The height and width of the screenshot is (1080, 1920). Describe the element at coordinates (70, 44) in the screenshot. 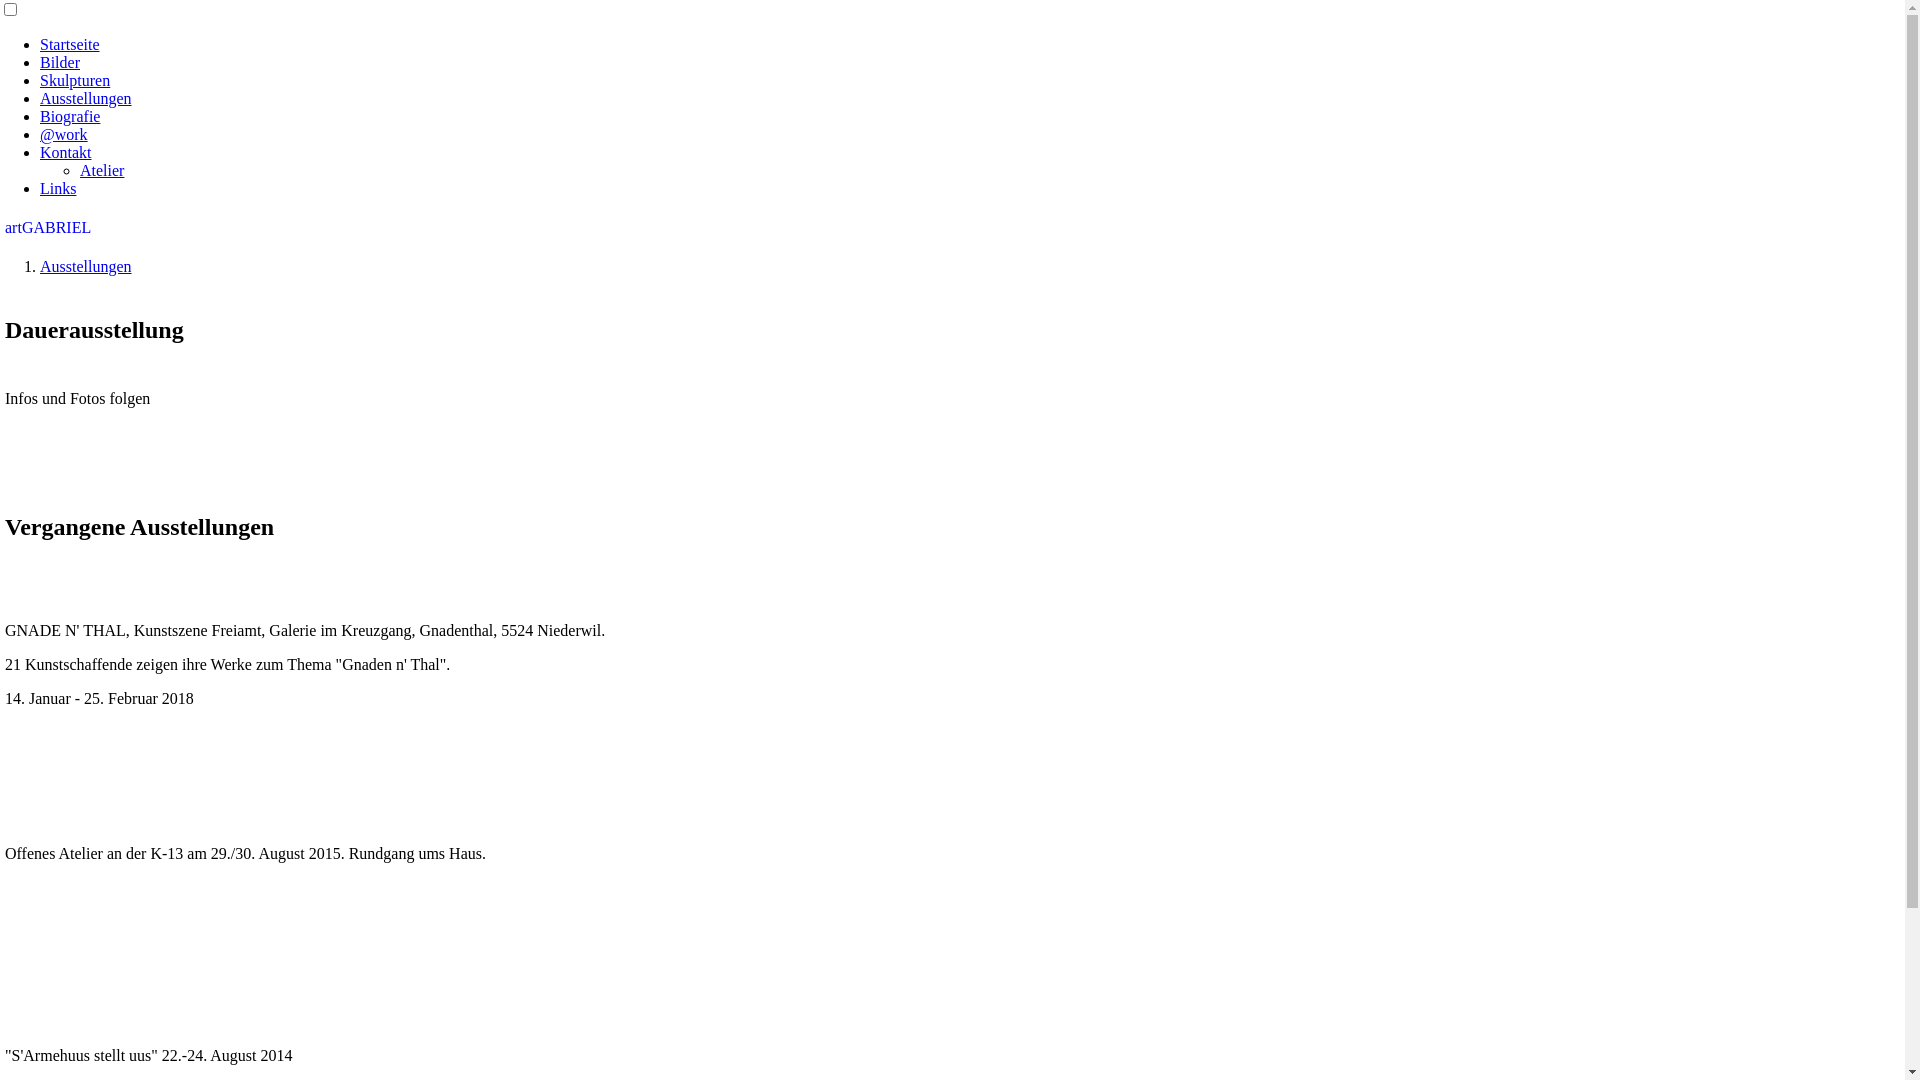

I see `'Startseite'` at that location.